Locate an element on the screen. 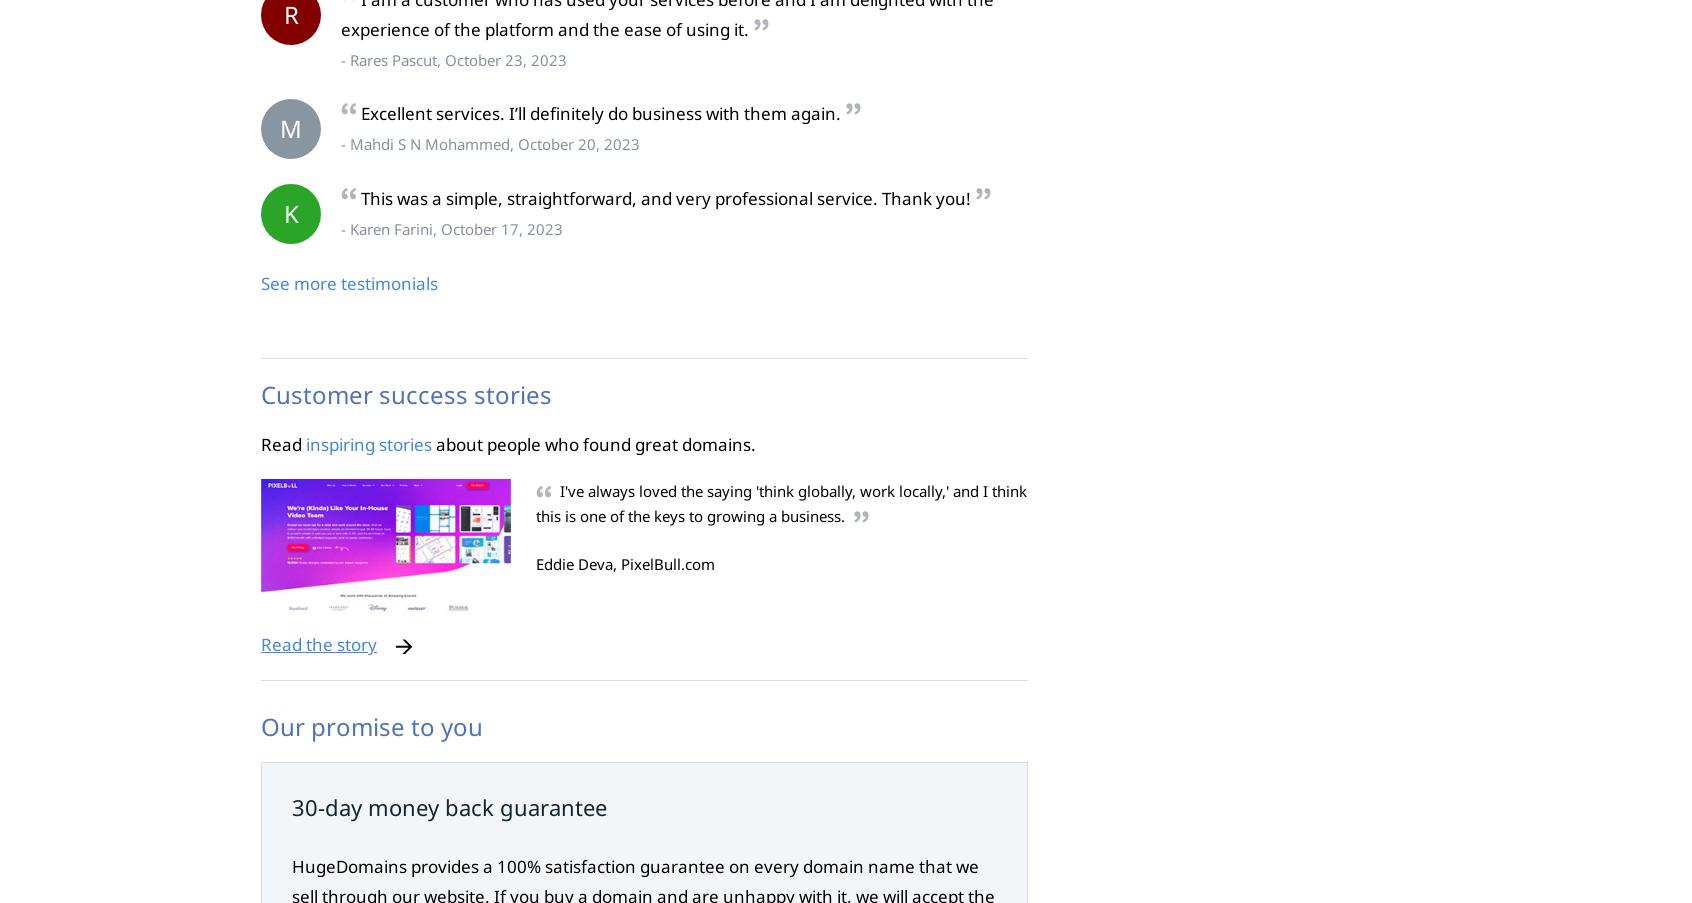  'Customer success stories' is located at coordinates (406, 392).